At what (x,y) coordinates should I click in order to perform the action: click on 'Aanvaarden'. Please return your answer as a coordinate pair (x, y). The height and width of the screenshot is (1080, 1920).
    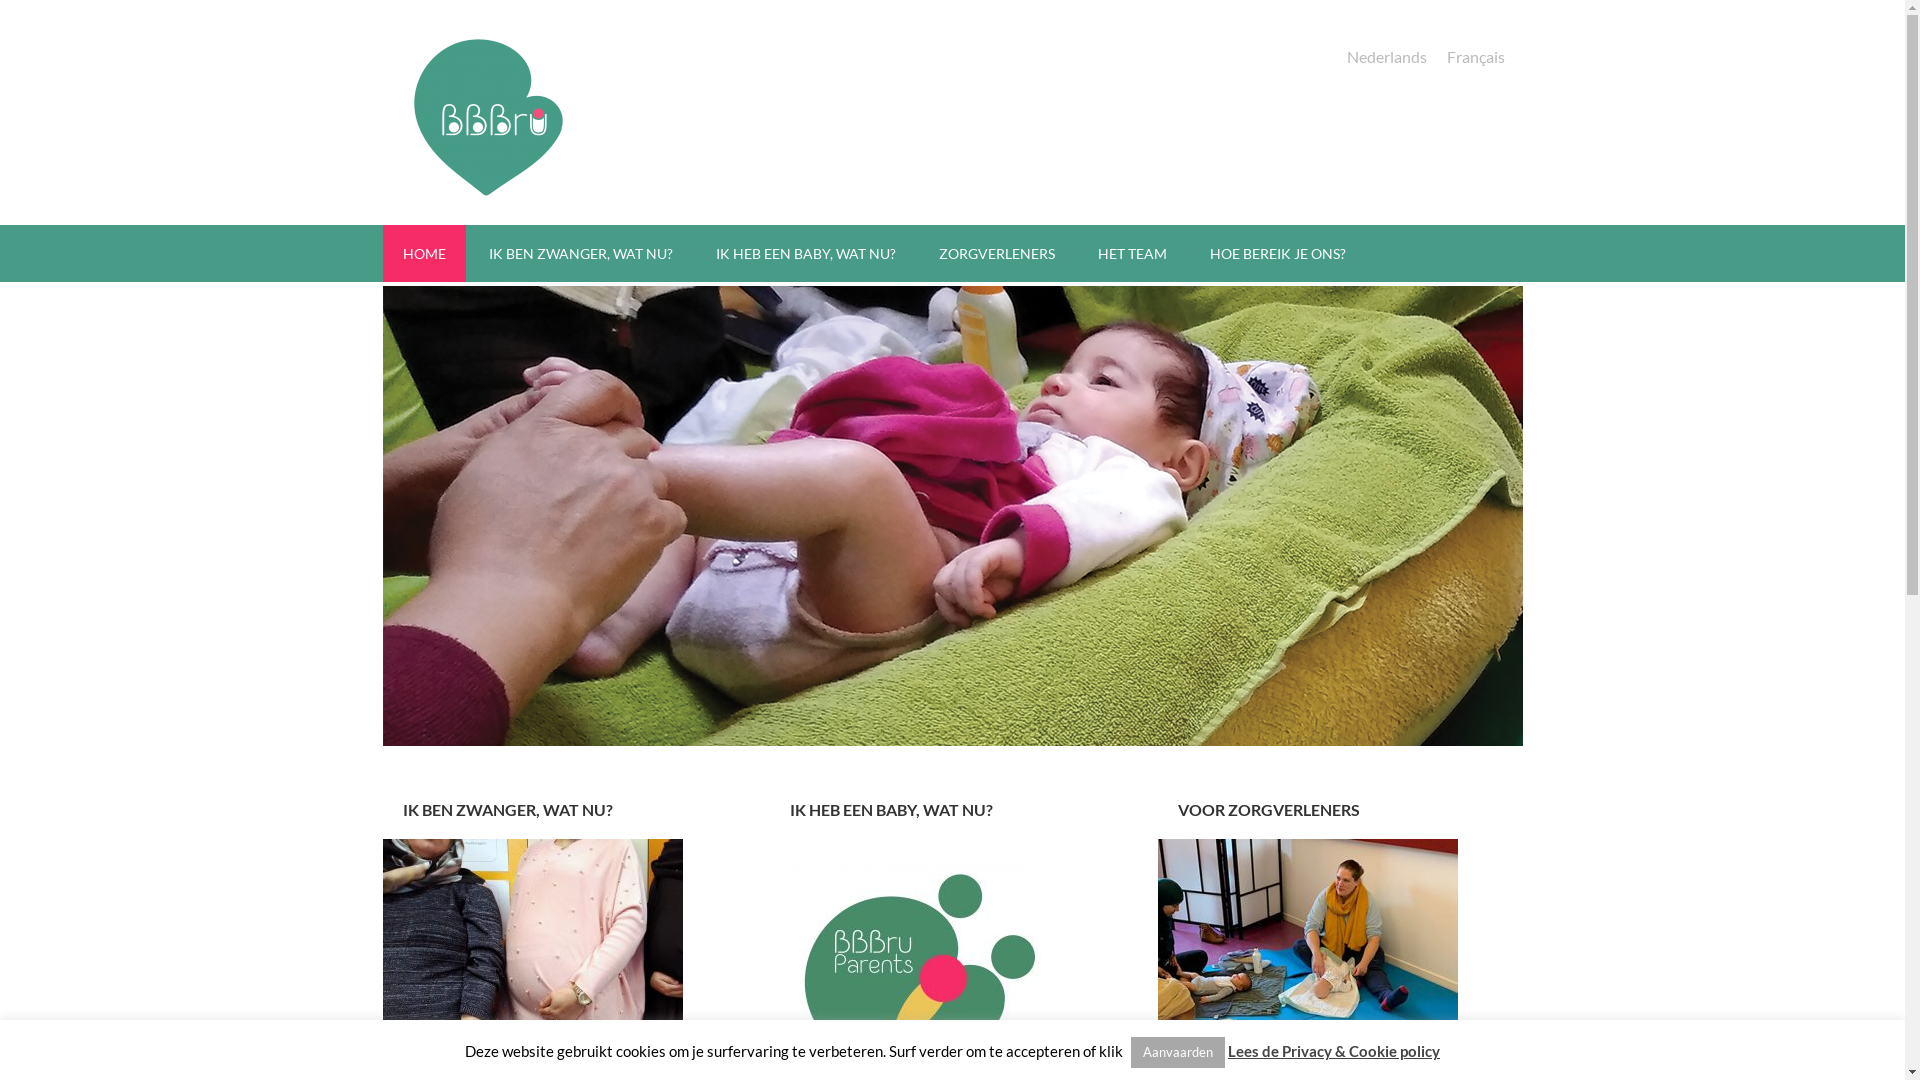
    Looking at the image, I should click on (1177, 1051).